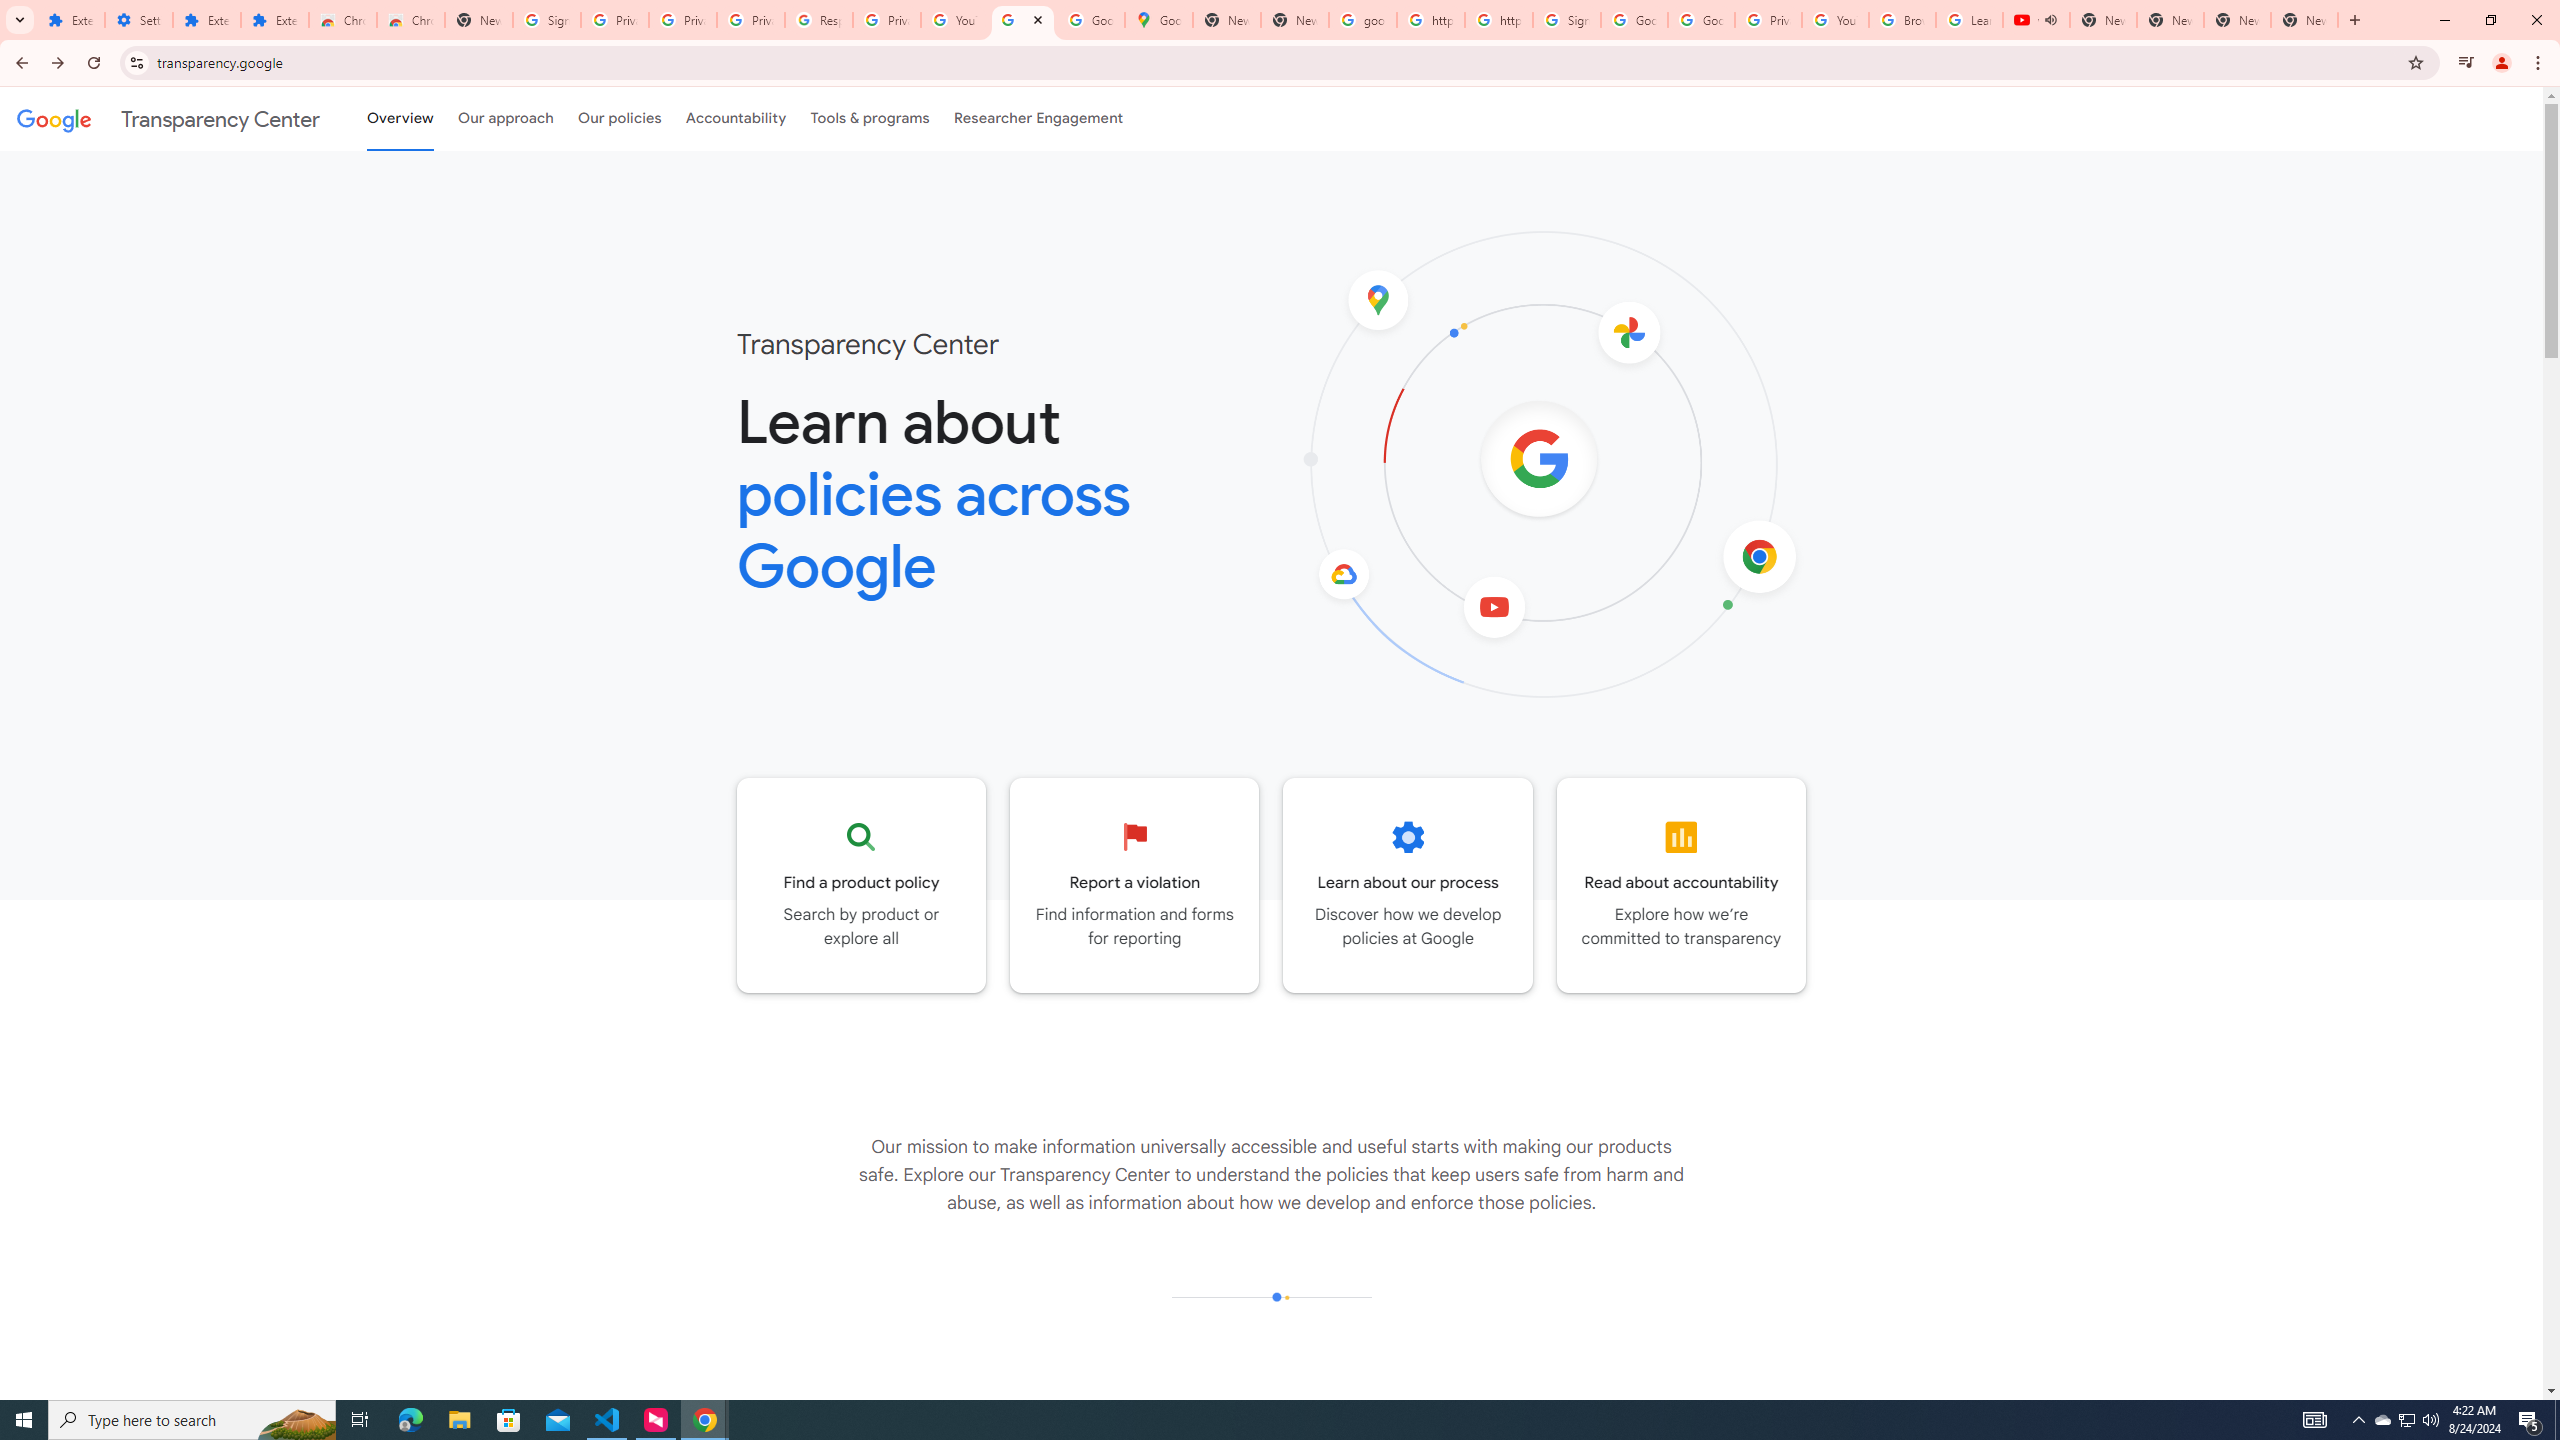 The image size is (2560, 1440). I want to click on 'Accountability', so click(735, 118).